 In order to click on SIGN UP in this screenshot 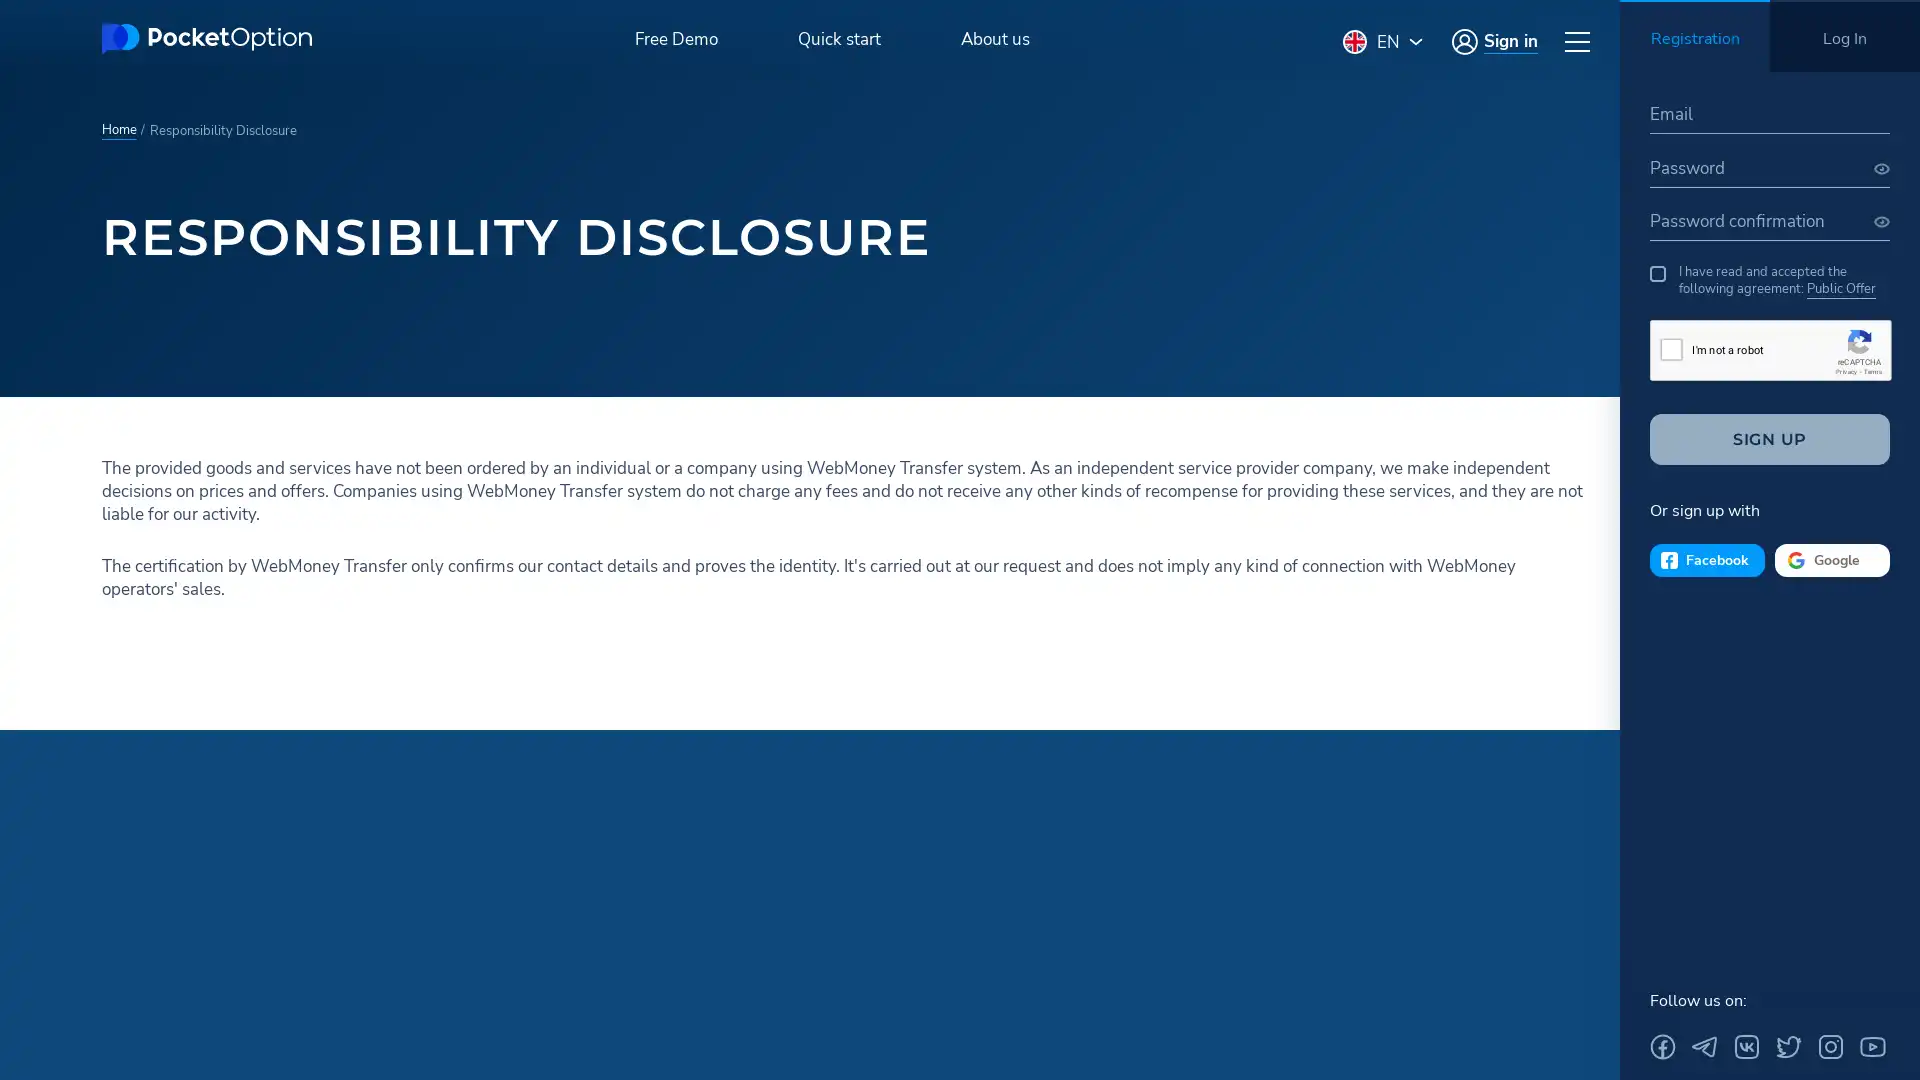, I will do `click(1770, 438)`.